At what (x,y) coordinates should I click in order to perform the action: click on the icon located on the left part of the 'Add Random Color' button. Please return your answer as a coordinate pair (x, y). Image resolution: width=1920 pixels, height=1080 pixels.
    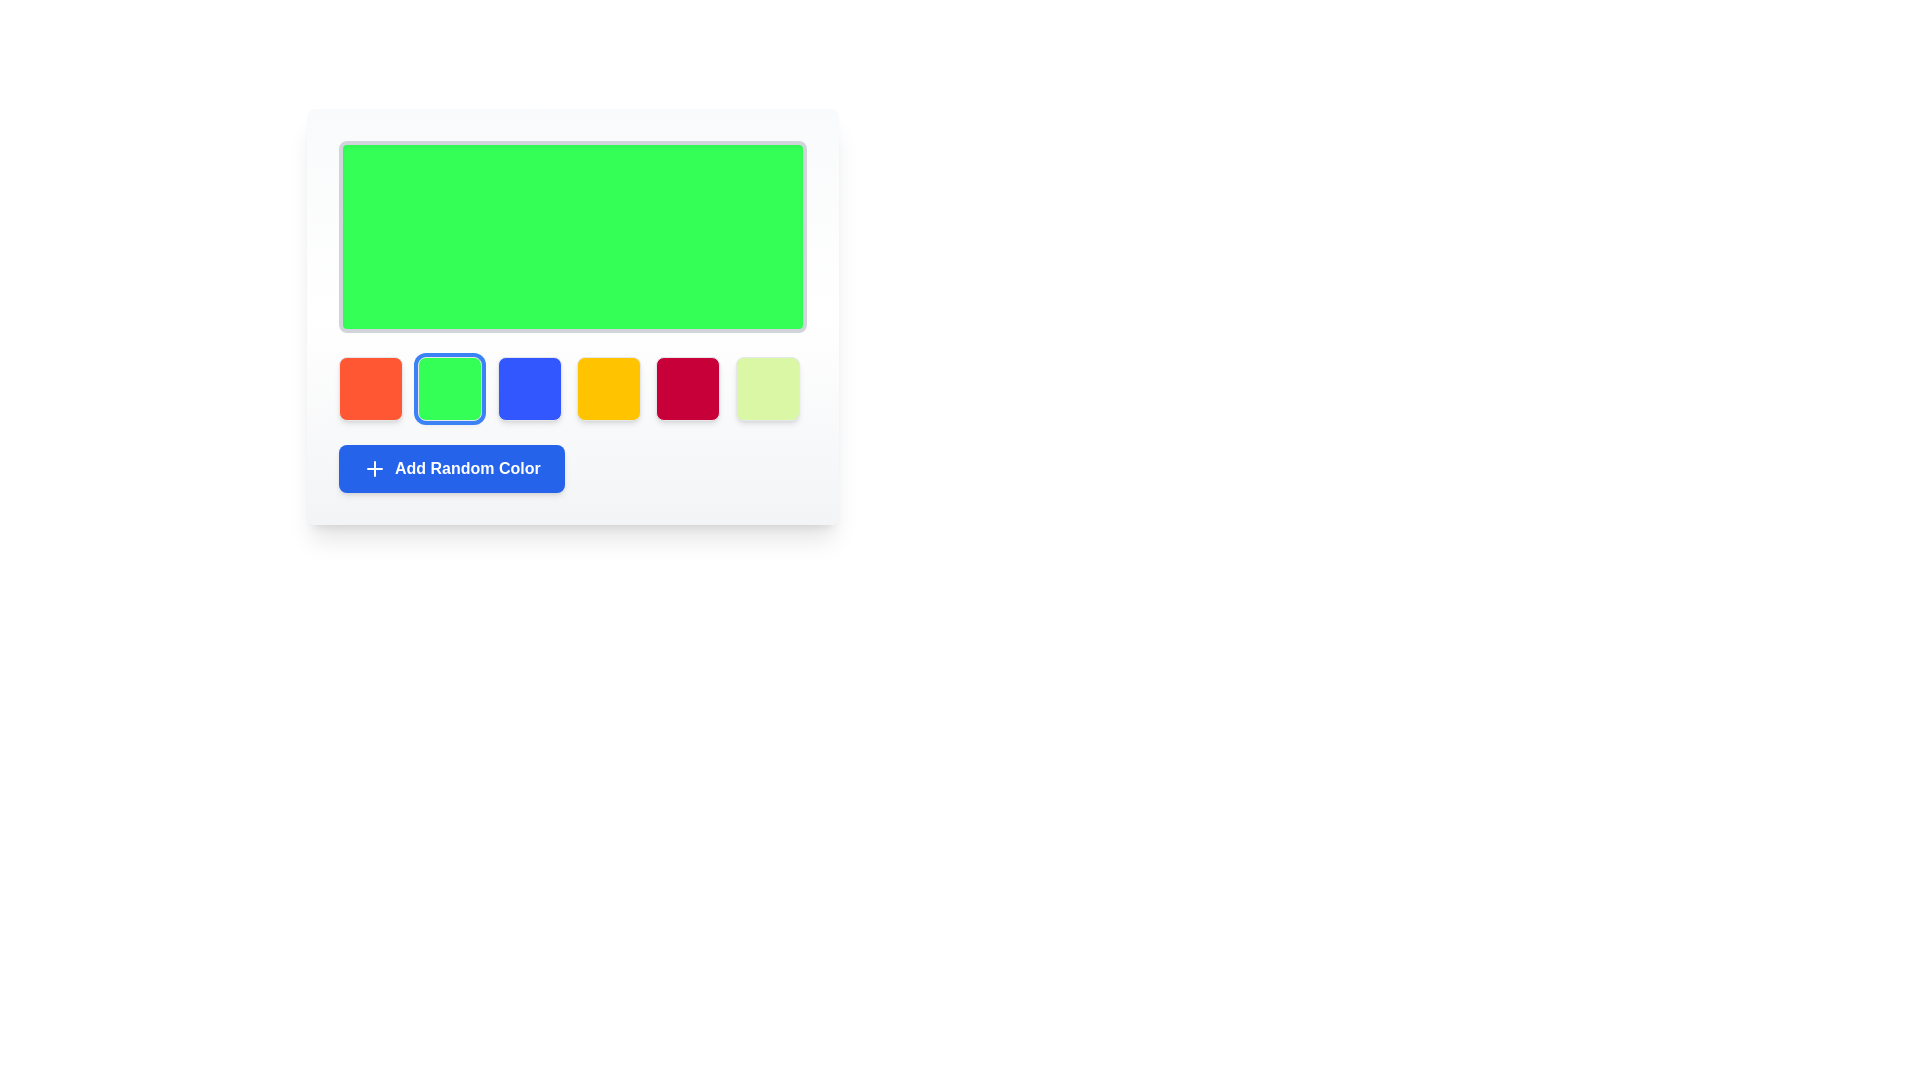
    Looking at the image, I should click on (374, 469).